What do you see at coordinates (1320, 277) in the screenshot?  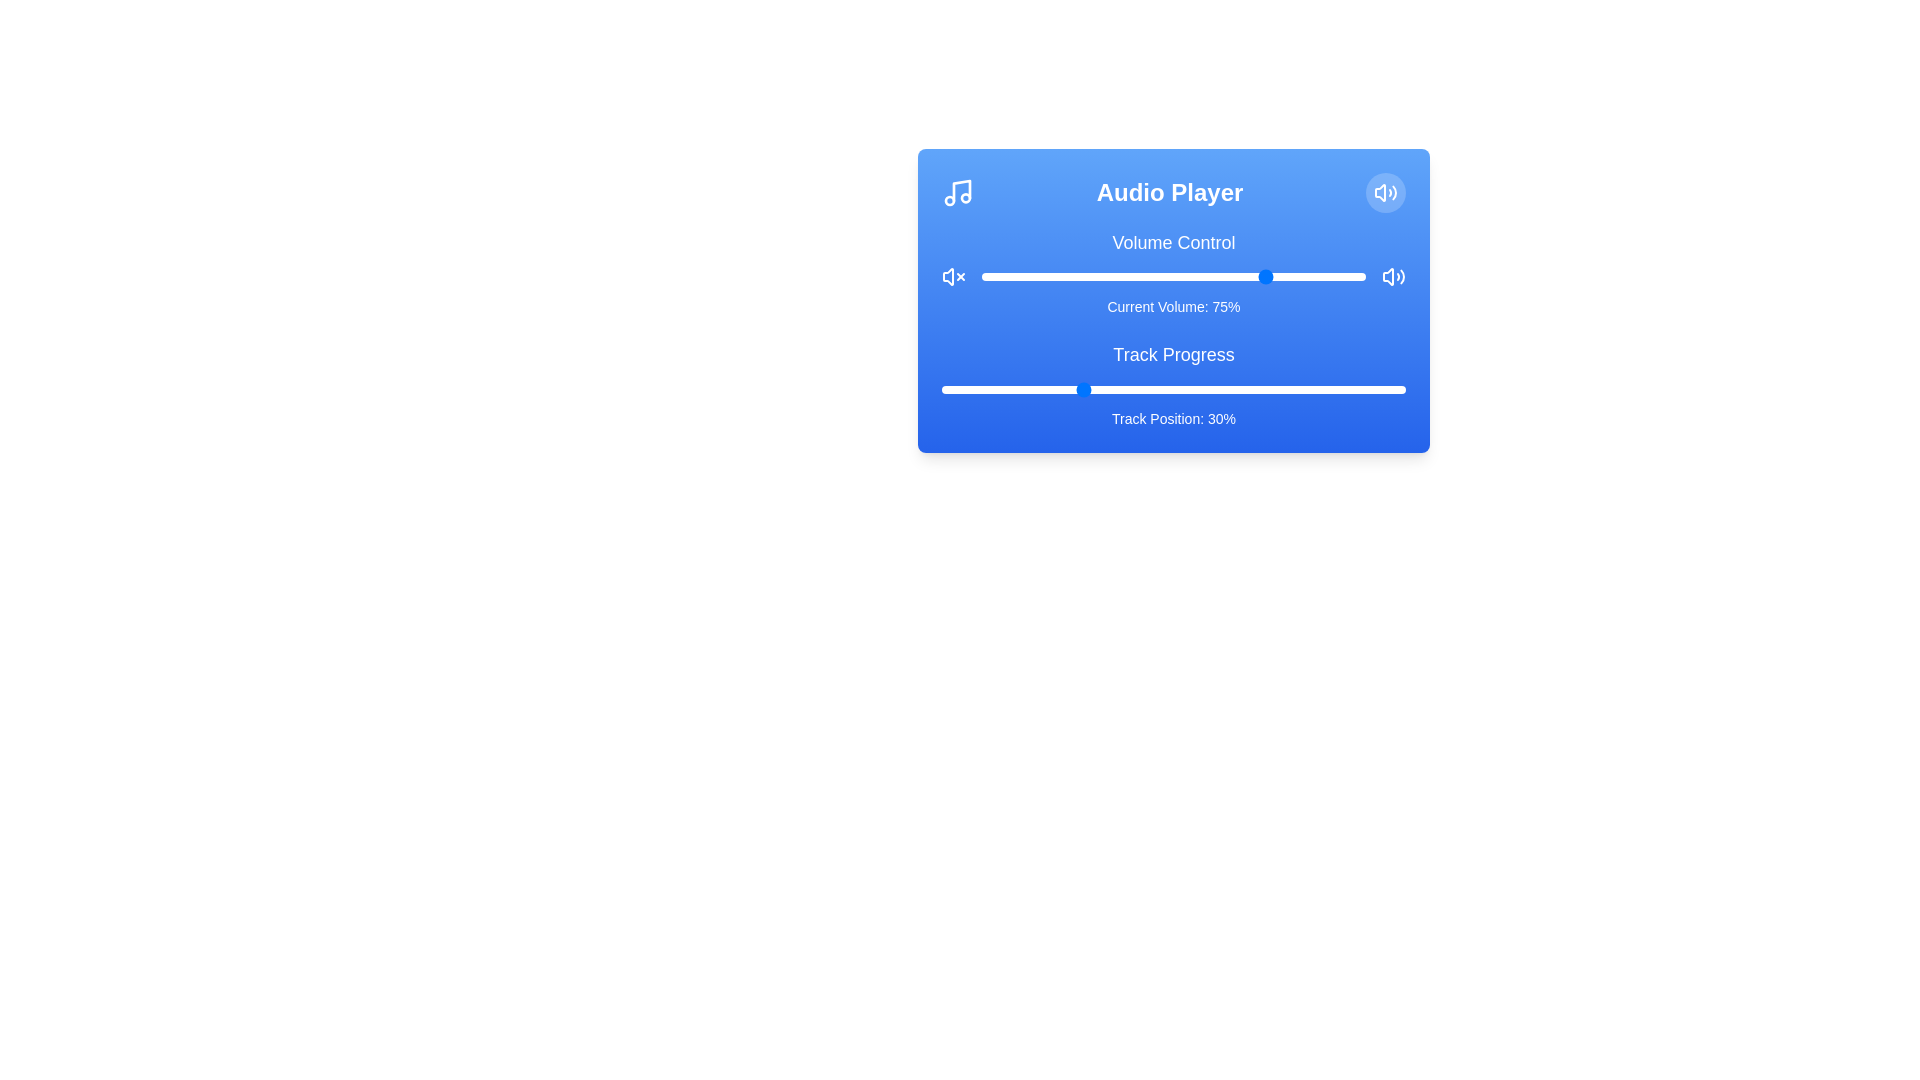 I see `volume` at bounding box center [1320, 277].